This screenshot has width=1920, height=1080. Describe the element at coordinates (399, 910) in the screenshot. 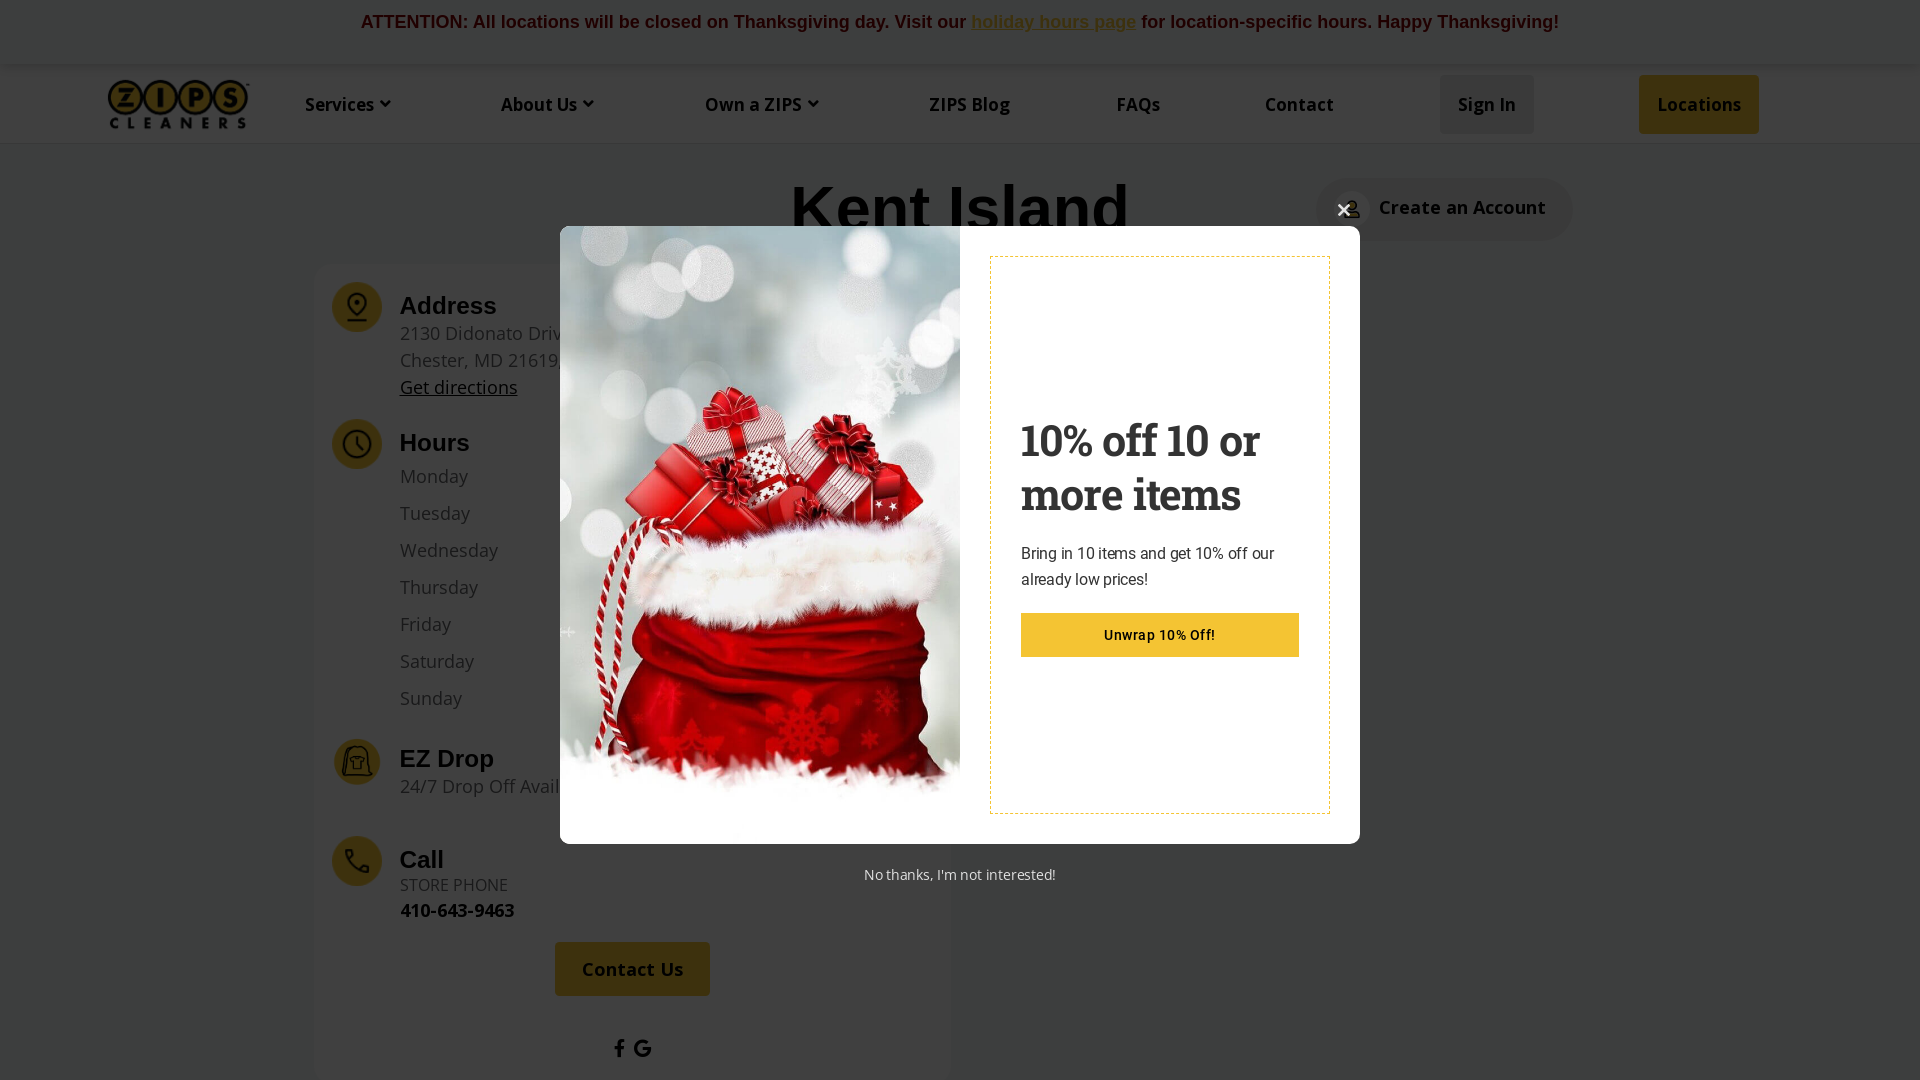

I see `'410-643-9463'` at that location.